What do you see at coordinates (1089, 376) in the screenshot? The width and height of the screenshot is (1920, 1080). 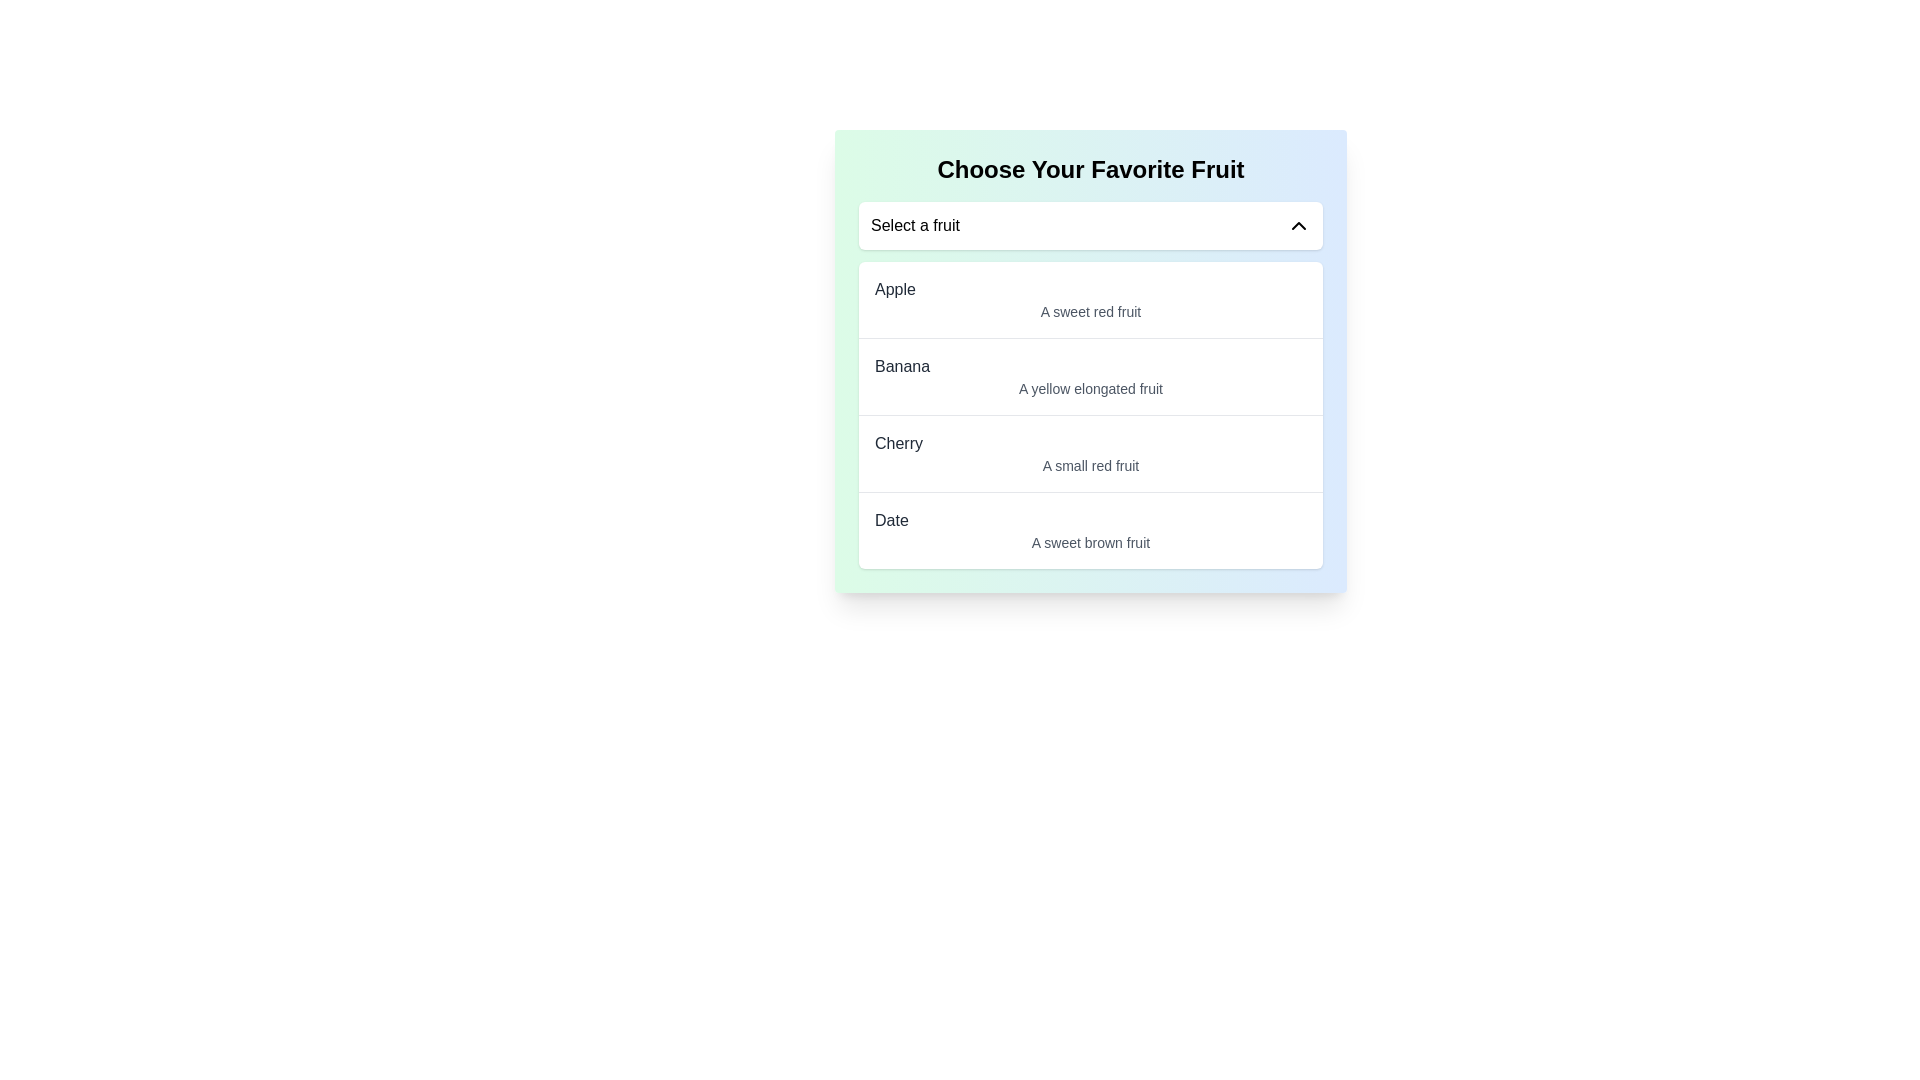 I see `the second item` at bounding box center [1089, 376].